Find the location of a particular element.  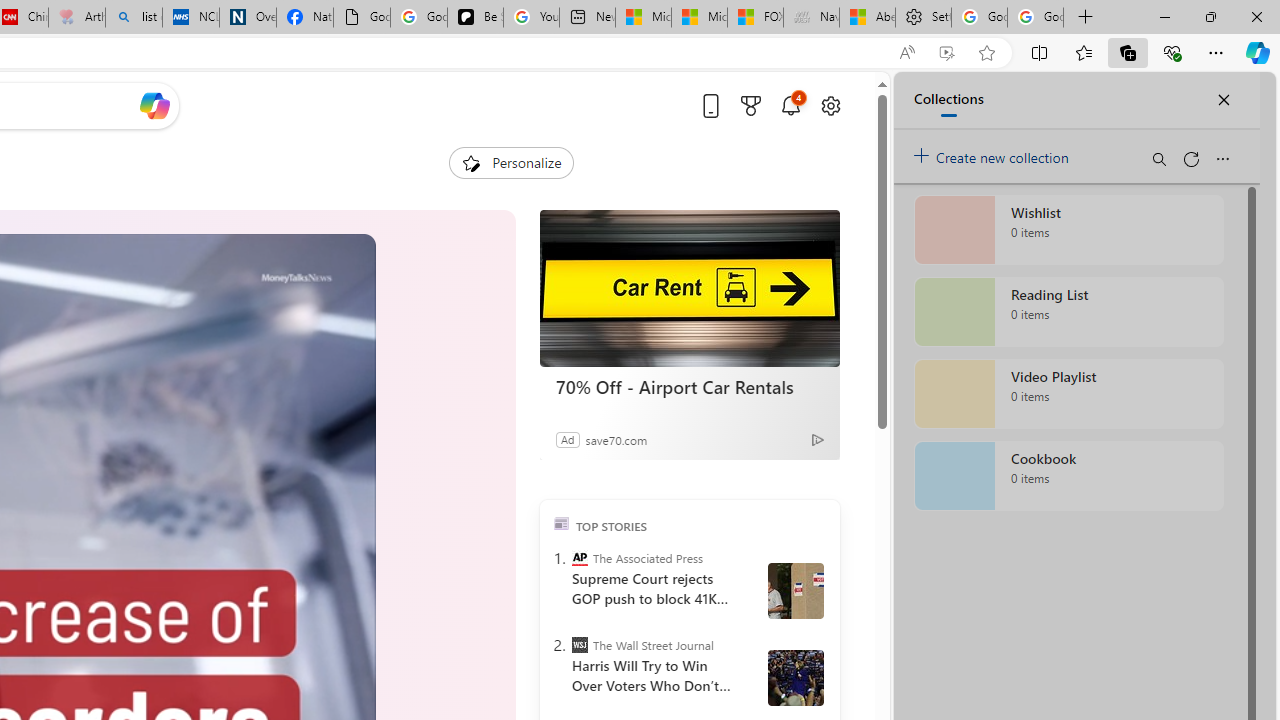

'Google Analytics Opt-out Browser Add-on Download Page' is located at coordinates (362, 17).